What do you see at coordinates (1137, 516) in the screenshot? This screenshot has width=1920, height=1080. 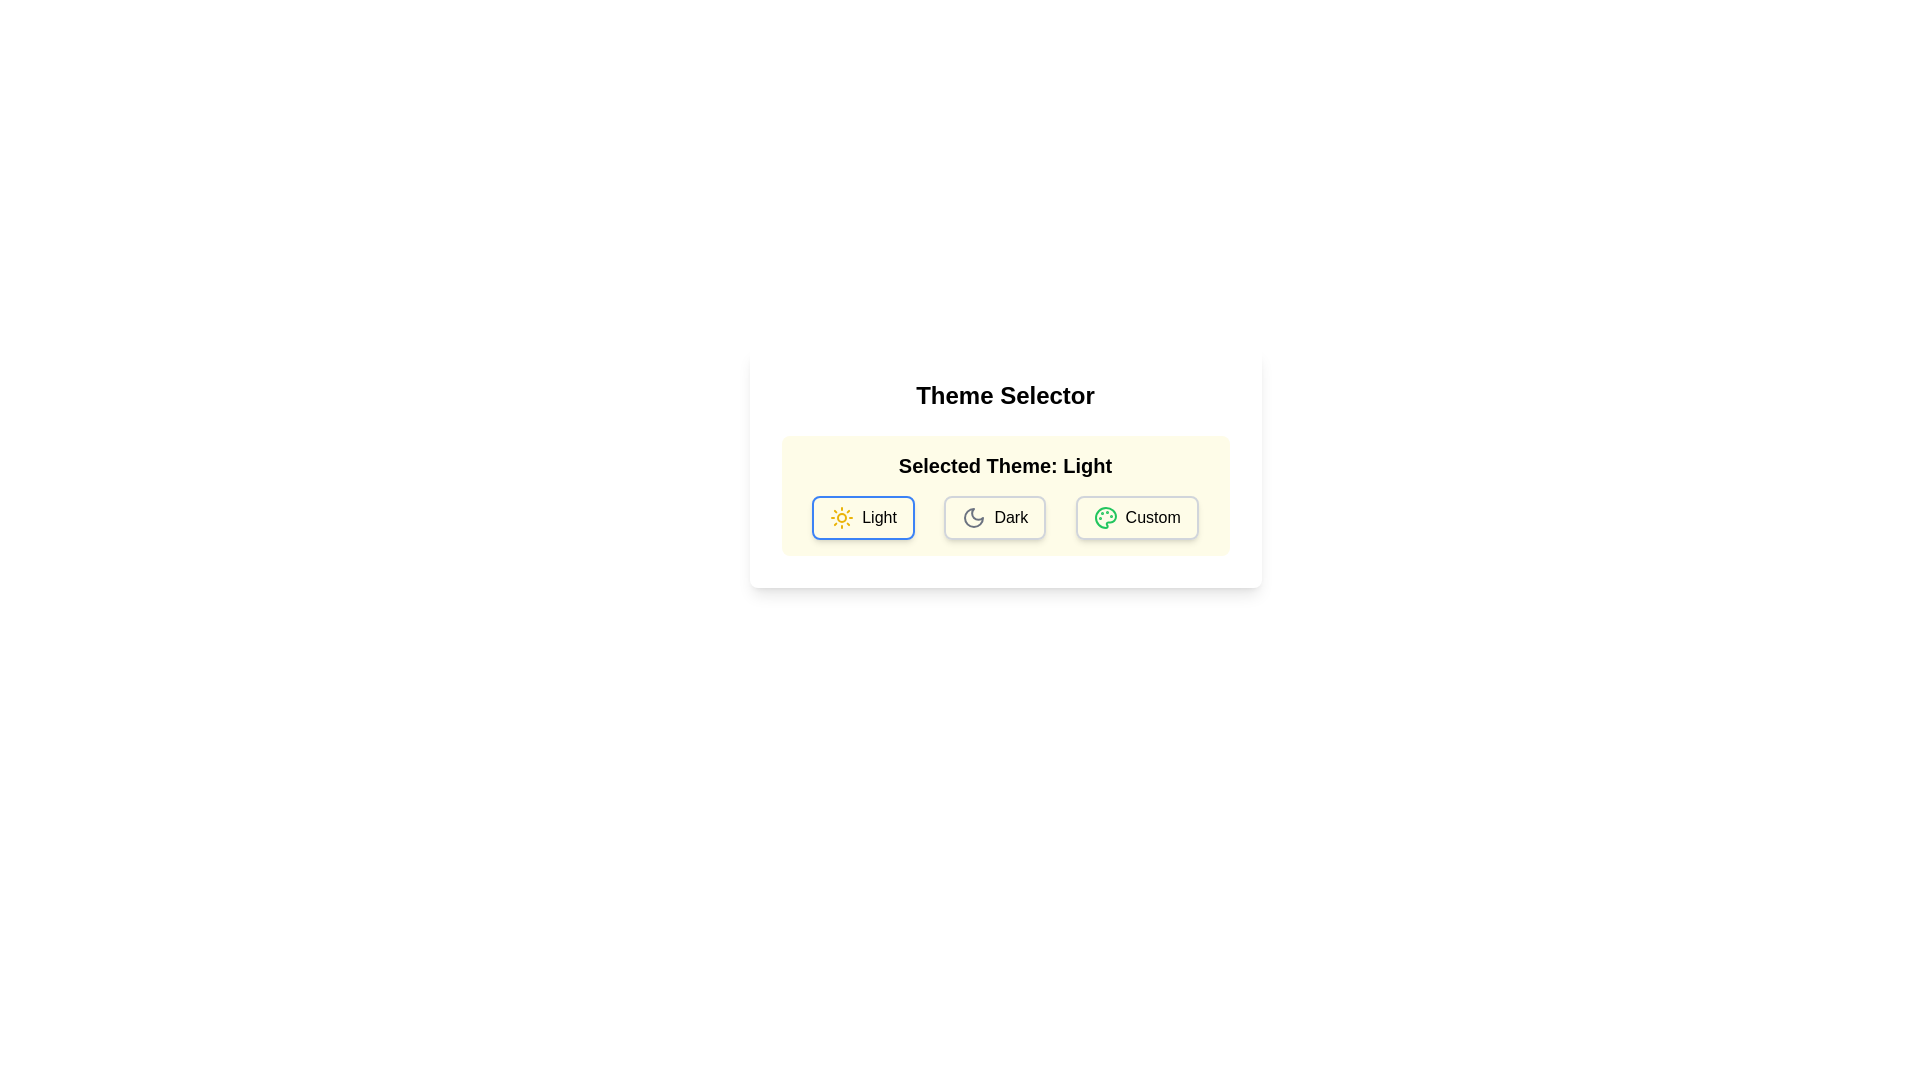 I see `the 'Custom' theme button, which is the rightmost button in a group of three theme options: 'Light', 'Dark', and 'Custom'` at bounding box center [1137, 516].